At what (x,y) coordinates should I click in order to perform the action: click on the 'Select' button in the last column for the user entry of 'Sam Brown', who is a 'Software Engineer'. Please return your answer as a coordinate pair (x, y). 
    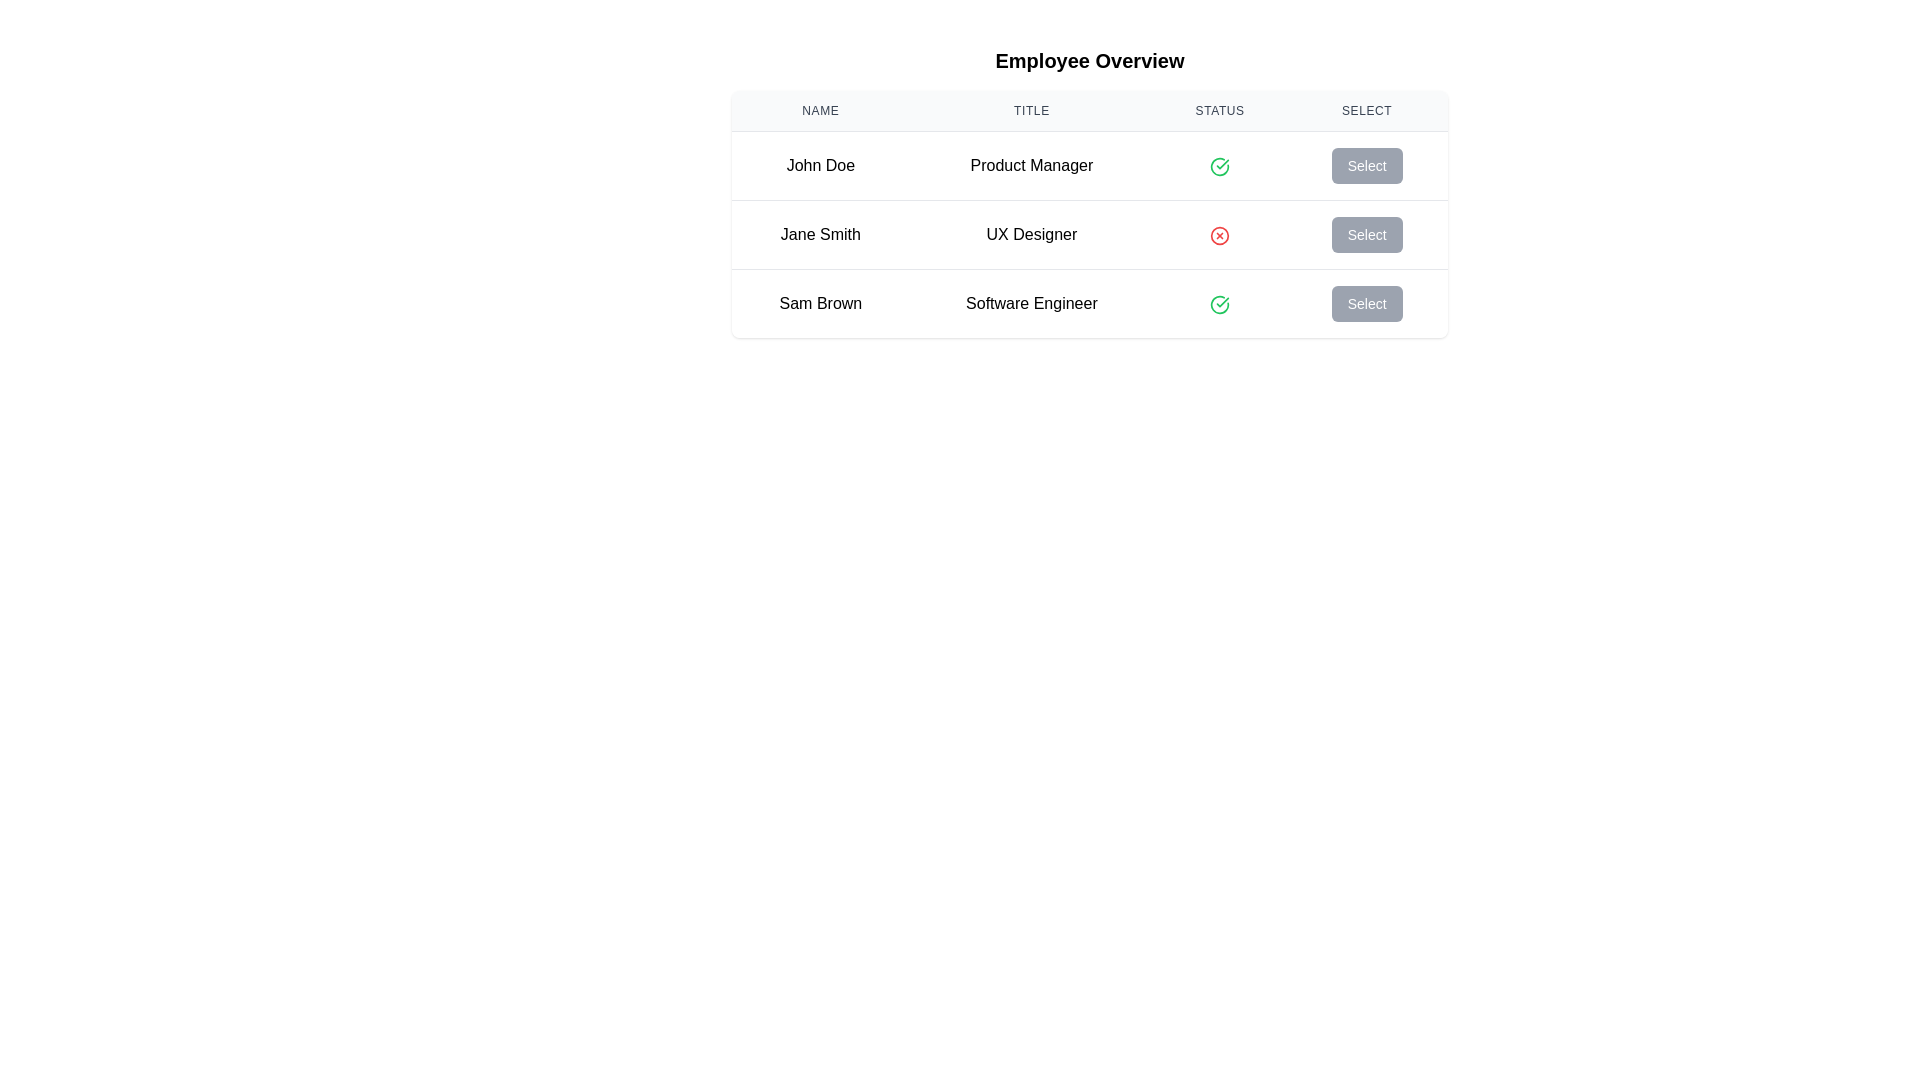
    Looking at the image, I should click on (1366, 303).